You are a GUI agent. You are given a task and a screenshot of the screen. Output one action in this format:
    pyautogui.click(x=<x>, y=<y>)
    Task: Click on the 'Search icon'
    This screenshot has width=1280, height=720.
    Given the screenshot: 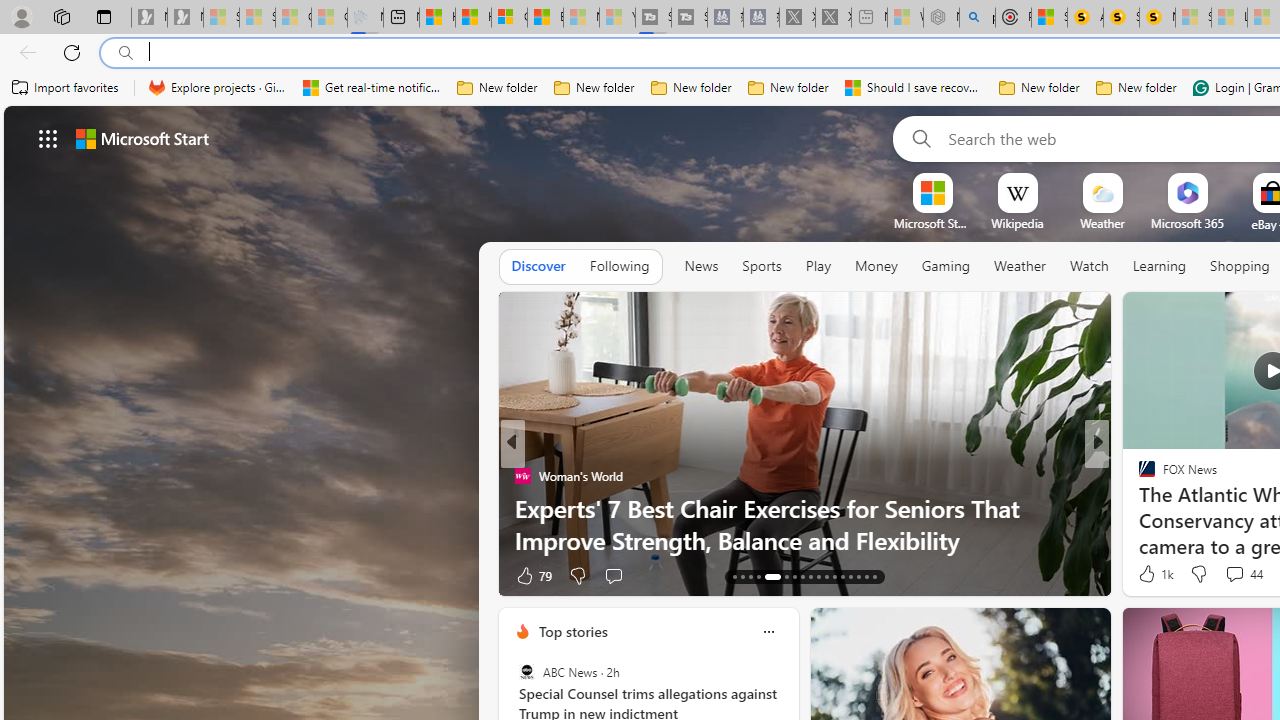 What is the action you would take?
    pyautogui.click(x=125, y=52)
    